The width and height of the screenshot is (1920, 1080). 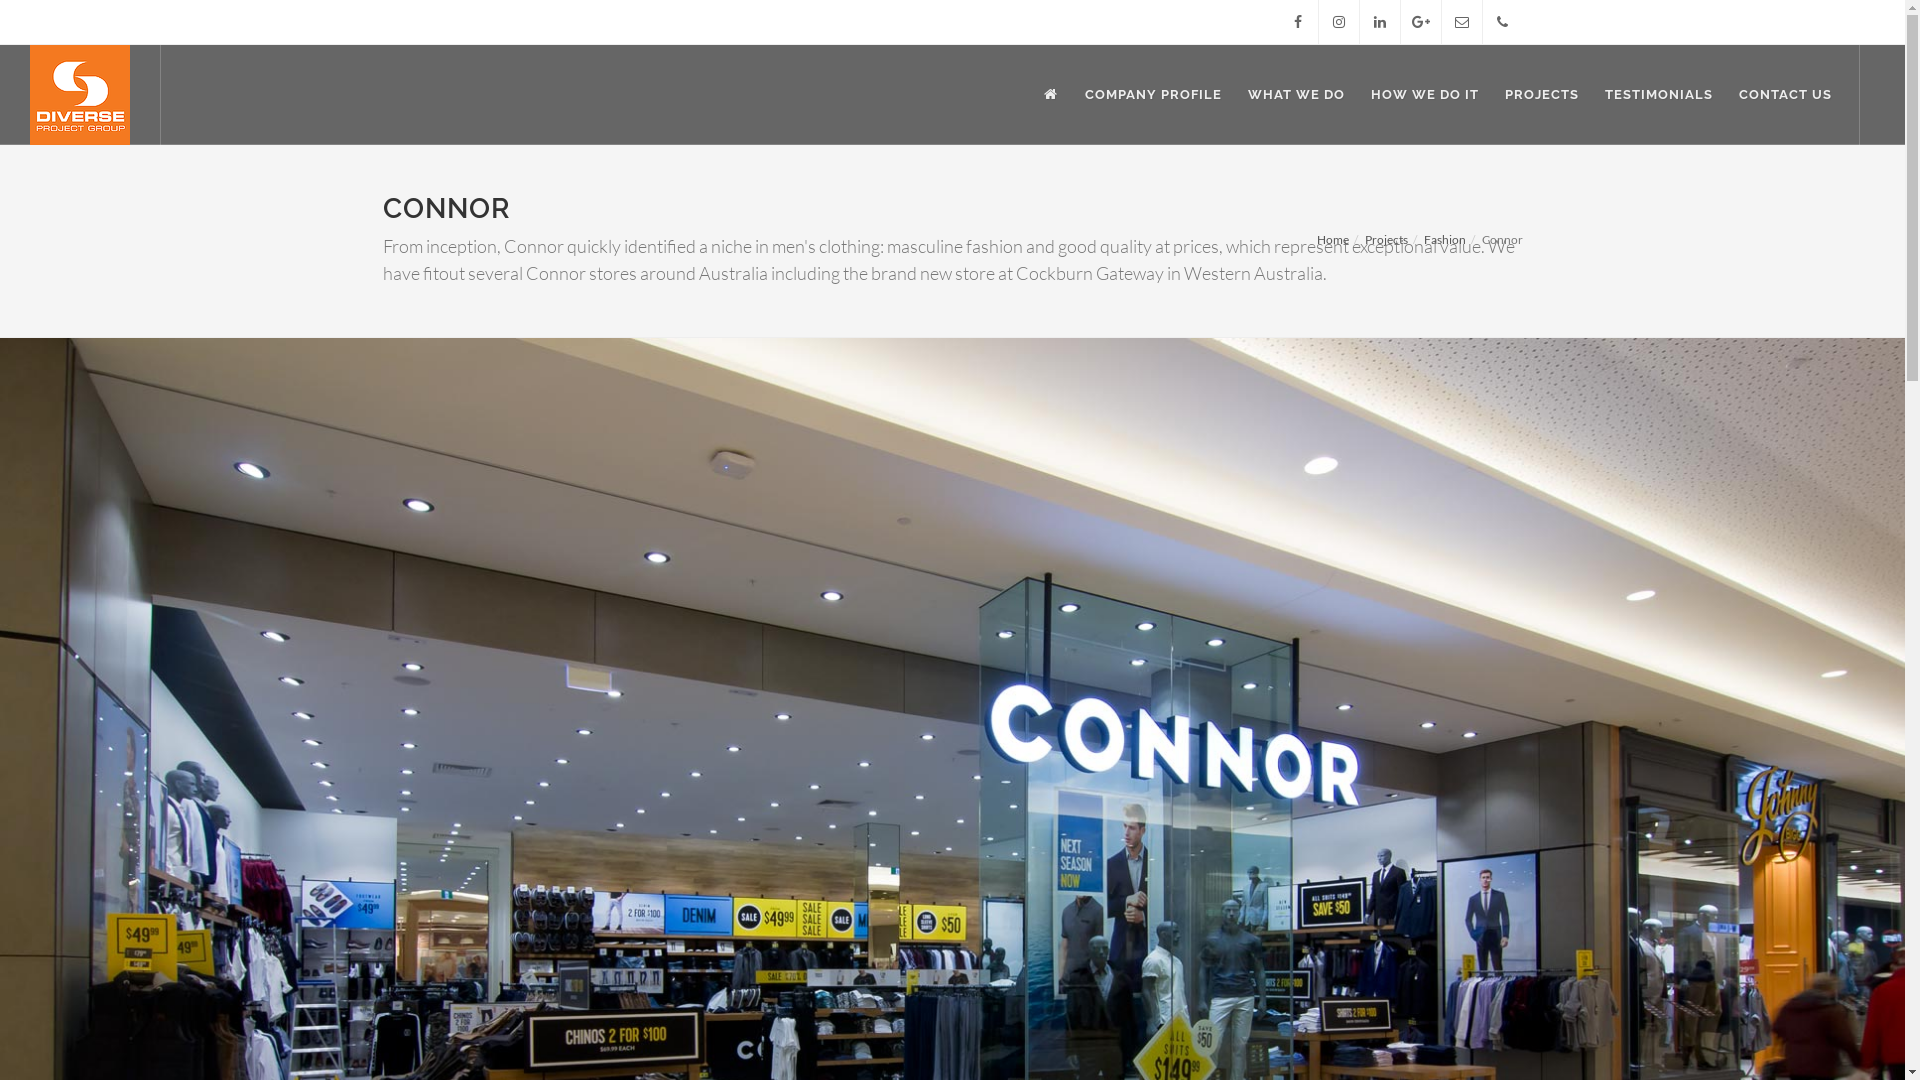 What do you see at coordinates (1315, 238) in the screenshot?
I see `'Home'` at bounding box center [1315, 238].